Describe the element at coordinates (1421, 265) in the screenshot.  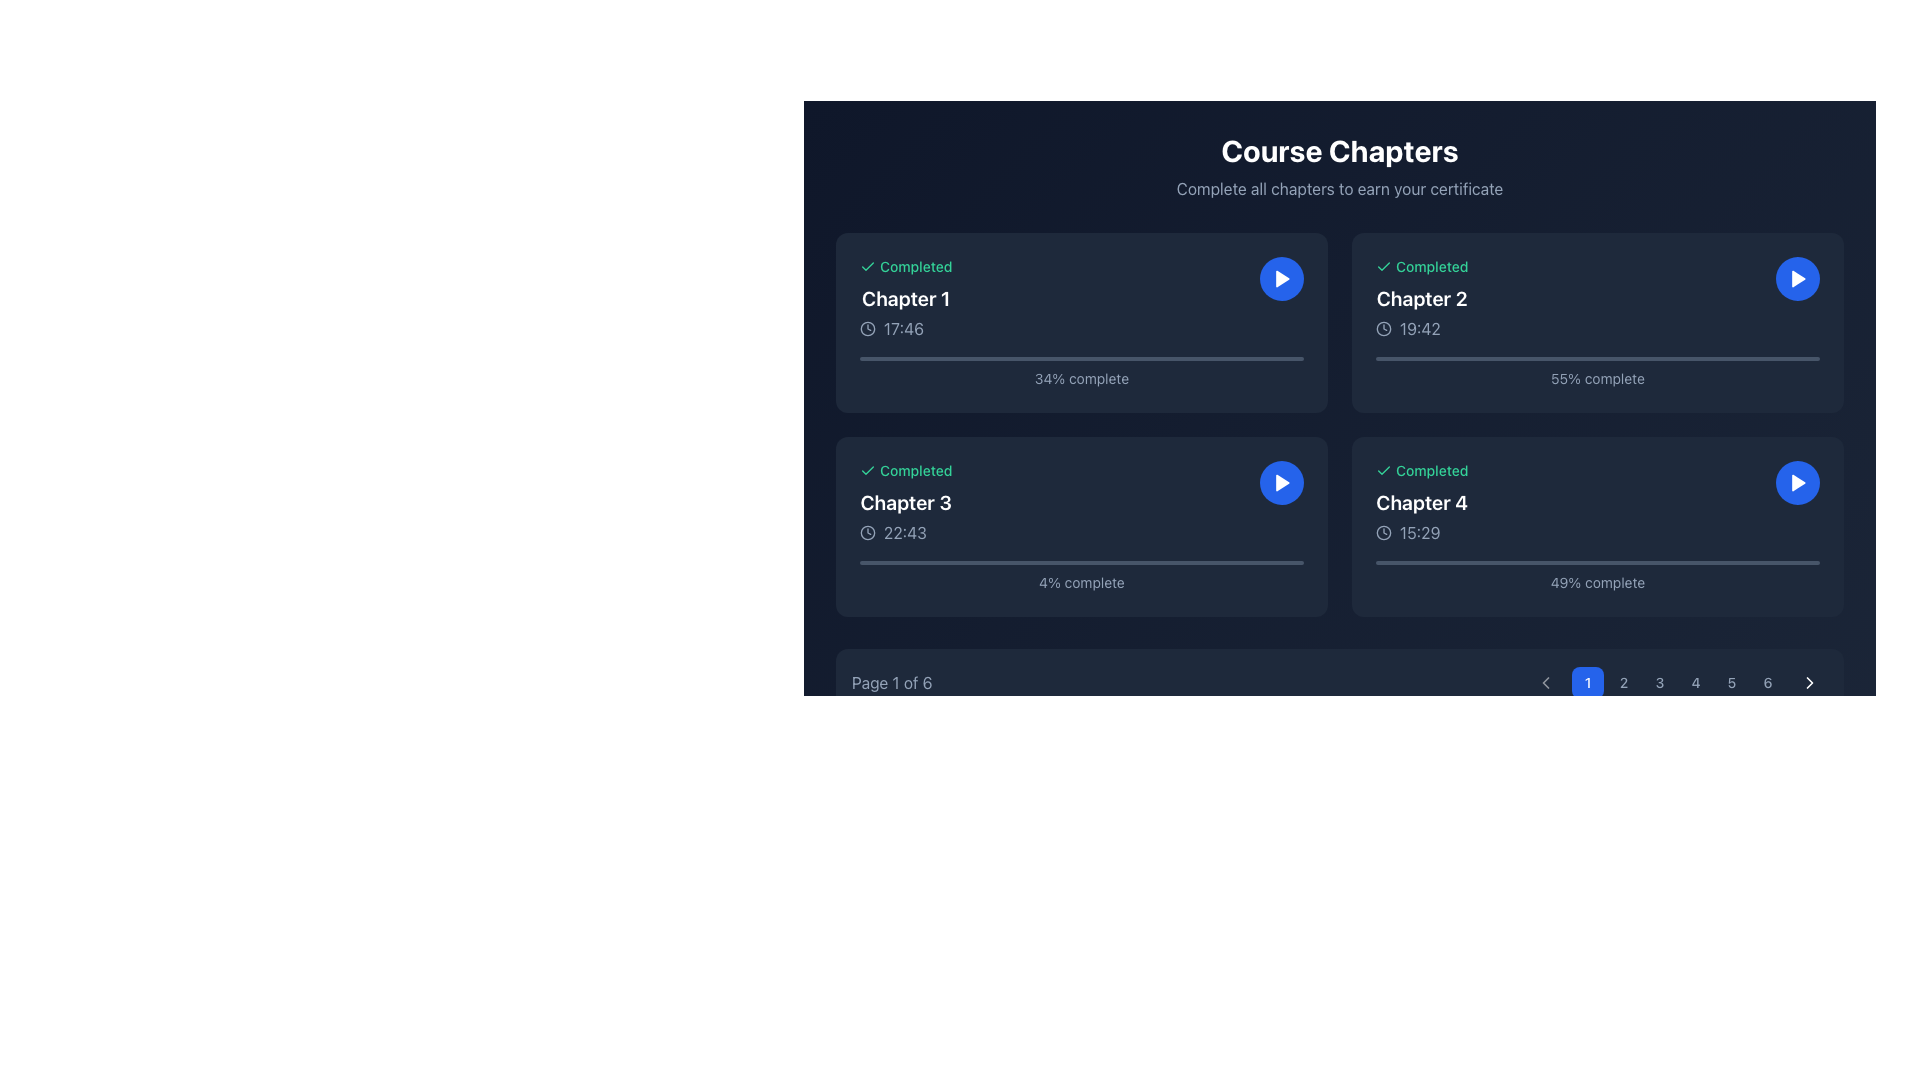
I see `the Status Label with Icon indicating the completion status of Chapter 2, located at the top-left corner of the card in the second column of the first row within the 'Course Chapters' grid layout` at that location.